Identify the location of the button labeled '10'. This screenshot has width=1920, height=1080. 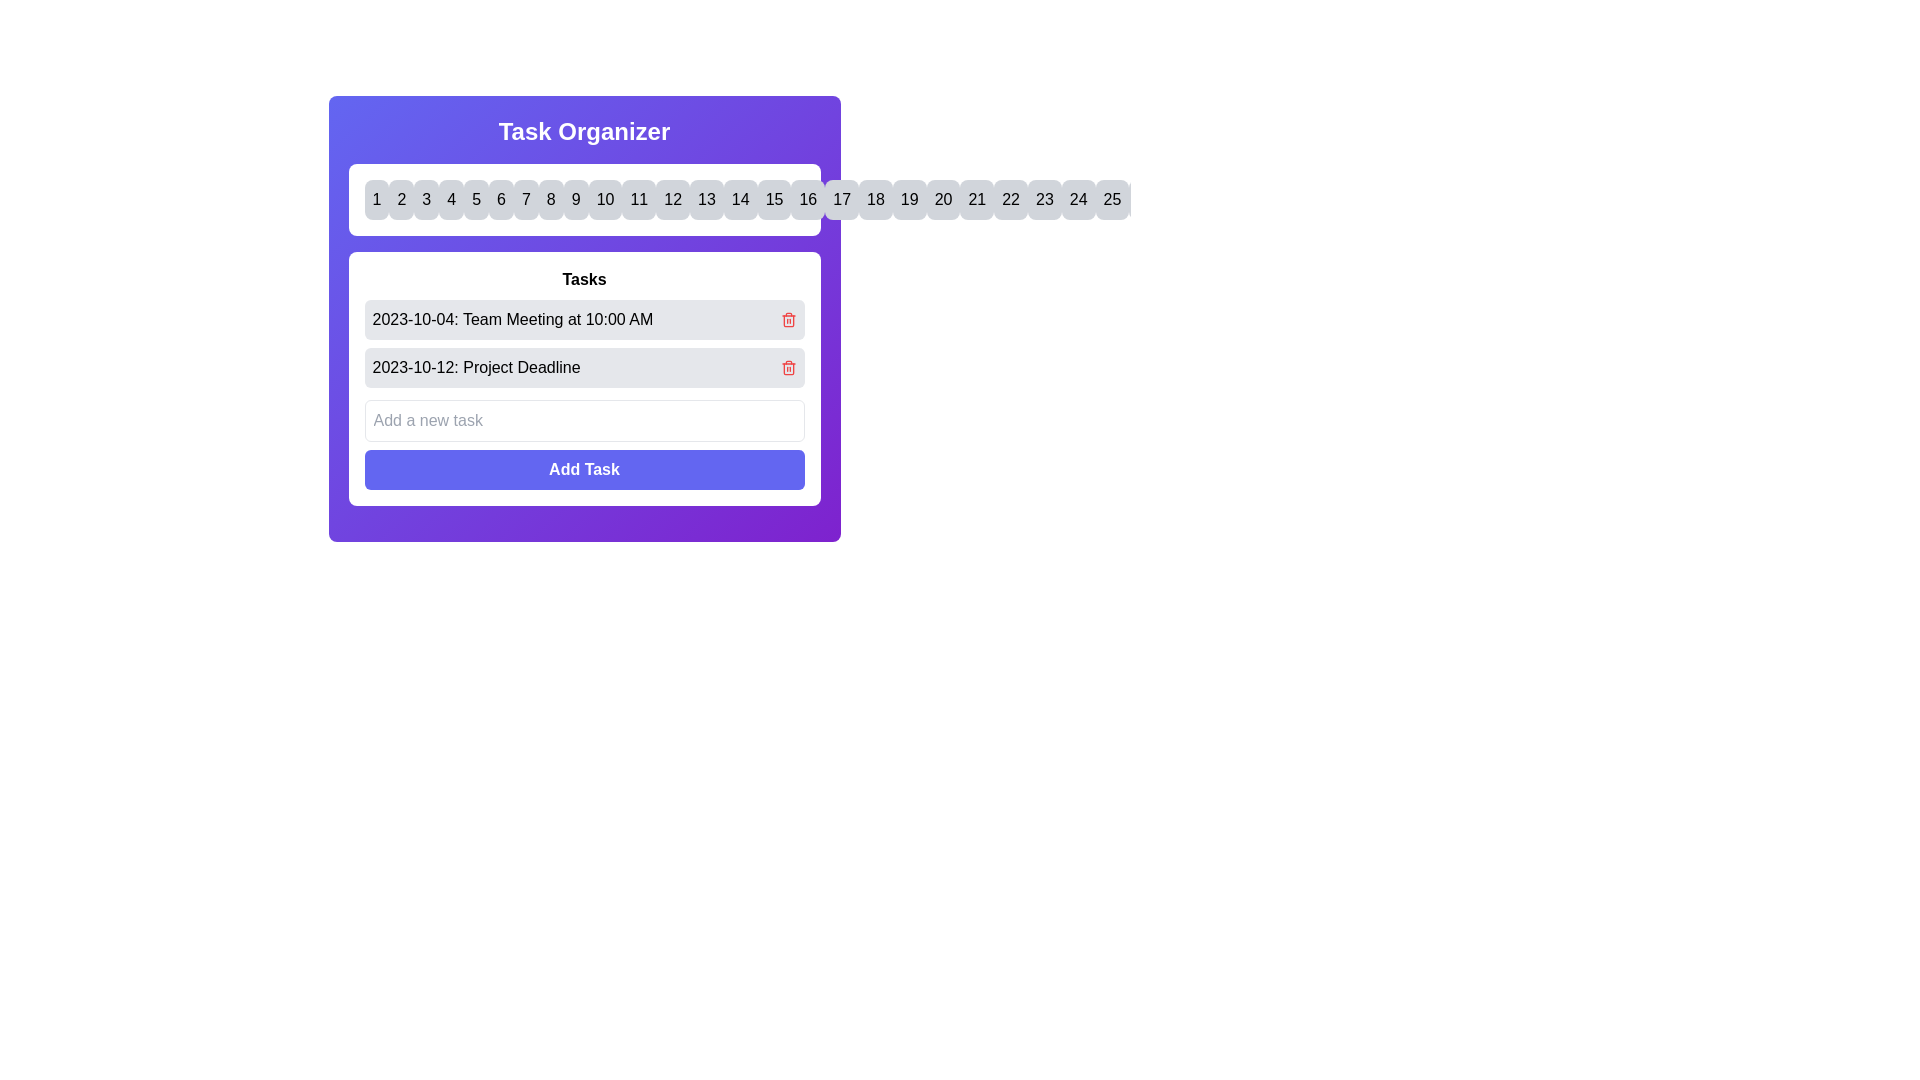
(604, 200).